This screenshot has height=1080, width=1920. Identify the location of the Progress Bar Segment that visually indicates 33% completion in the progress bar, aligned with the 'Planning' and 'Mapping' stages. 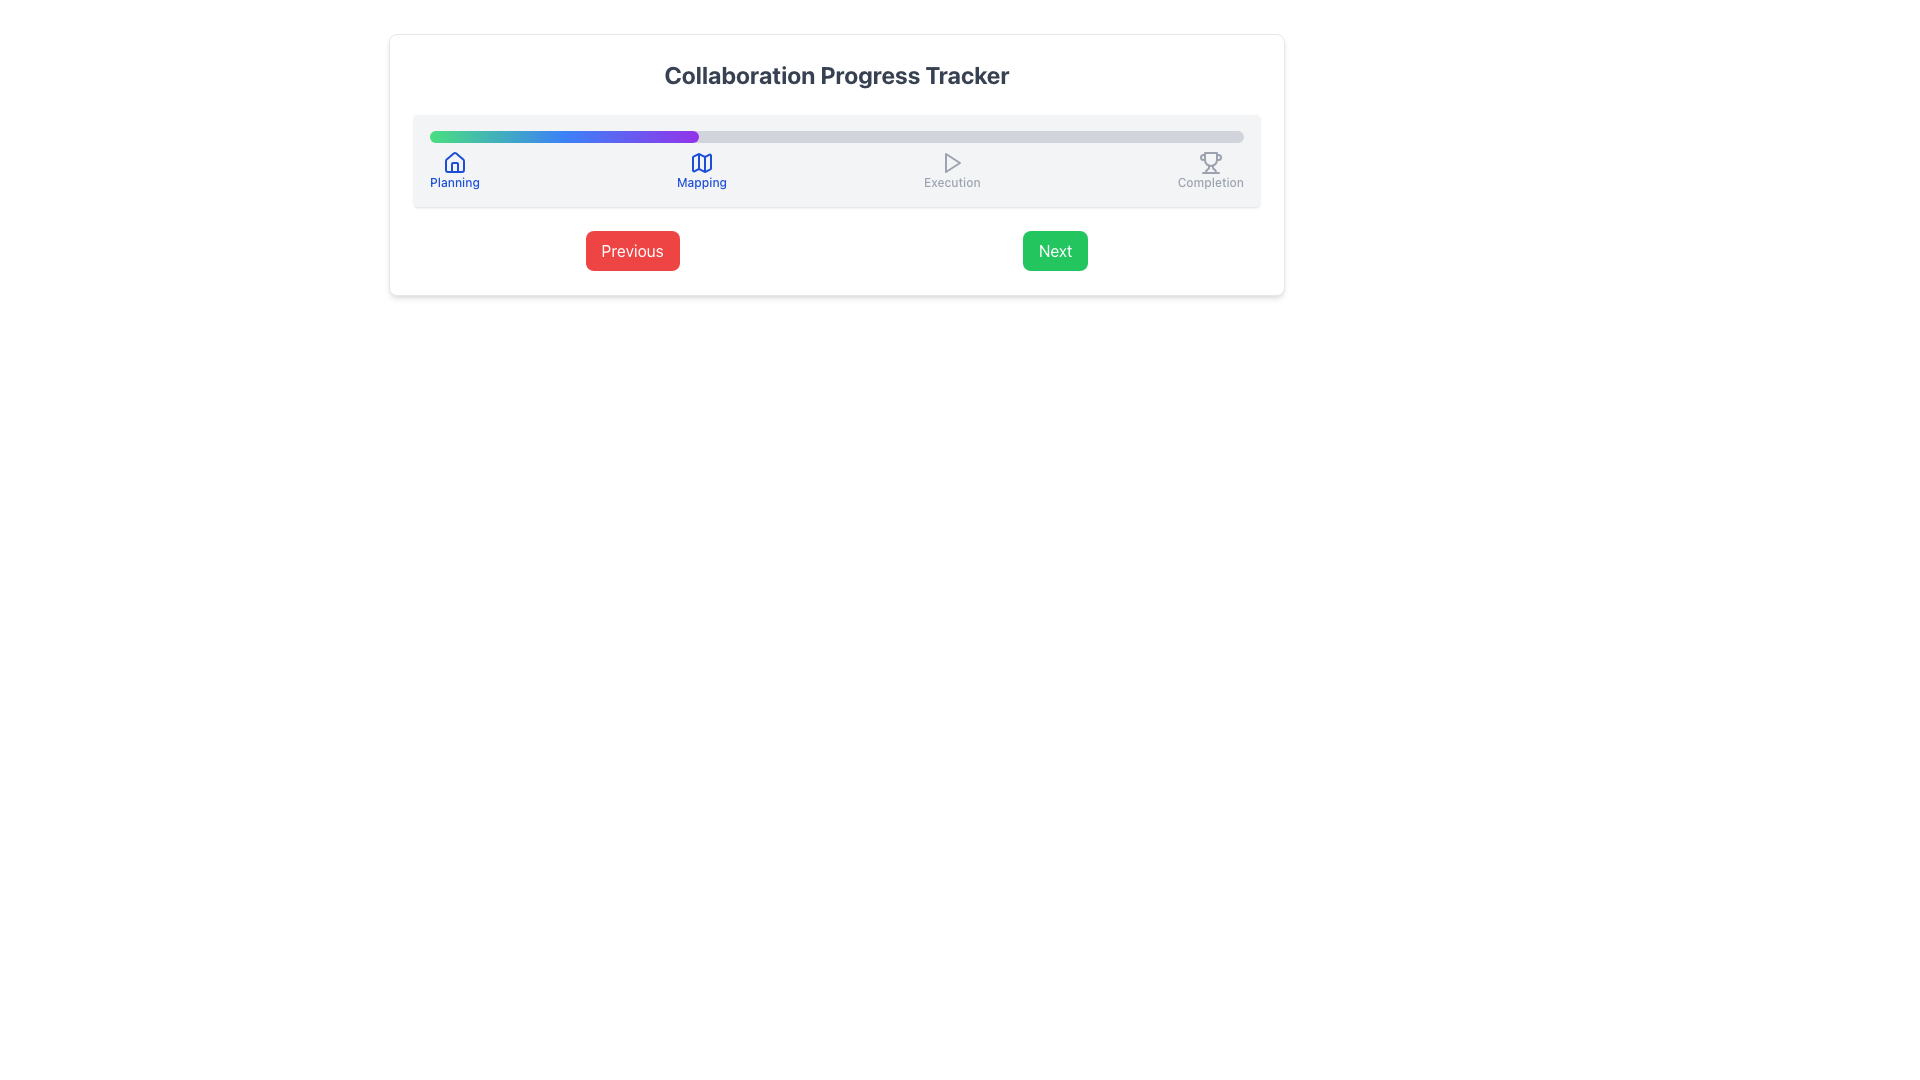
(563, 136).